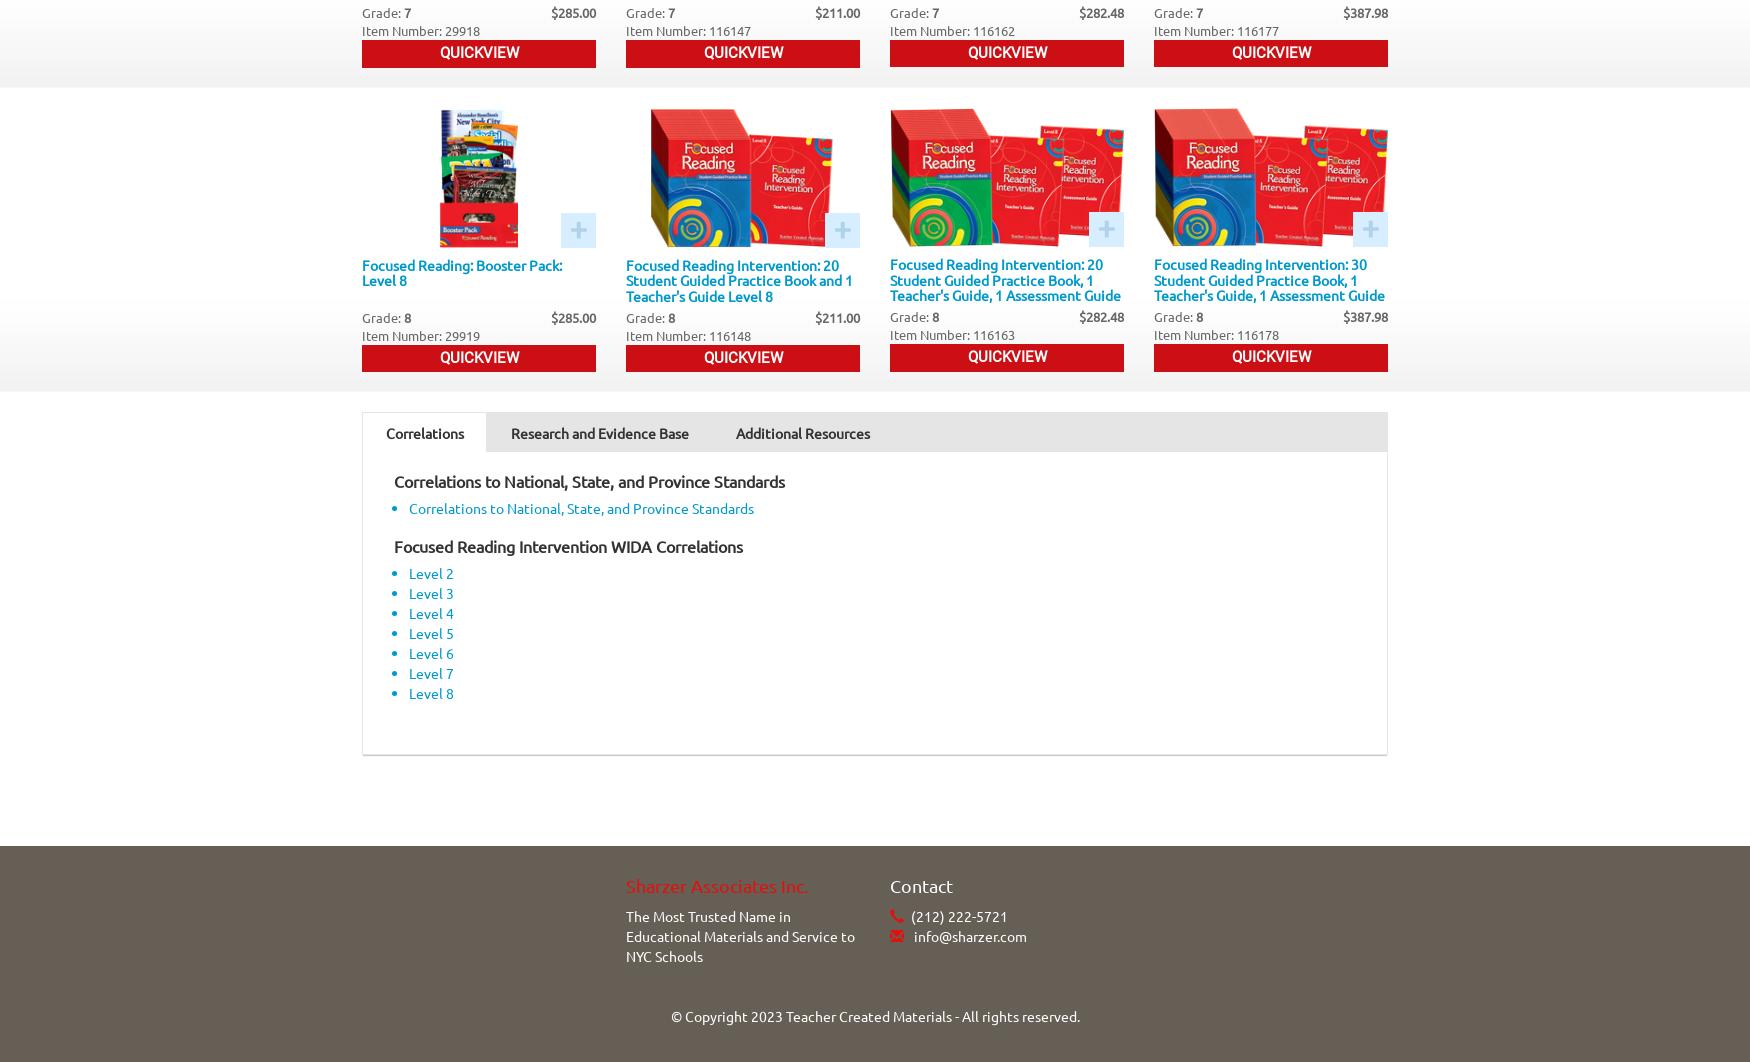 The image size is (1750, 1062). I want to click on 'Focused Reading: Booster Pack: Level 8', so click(462, 270).